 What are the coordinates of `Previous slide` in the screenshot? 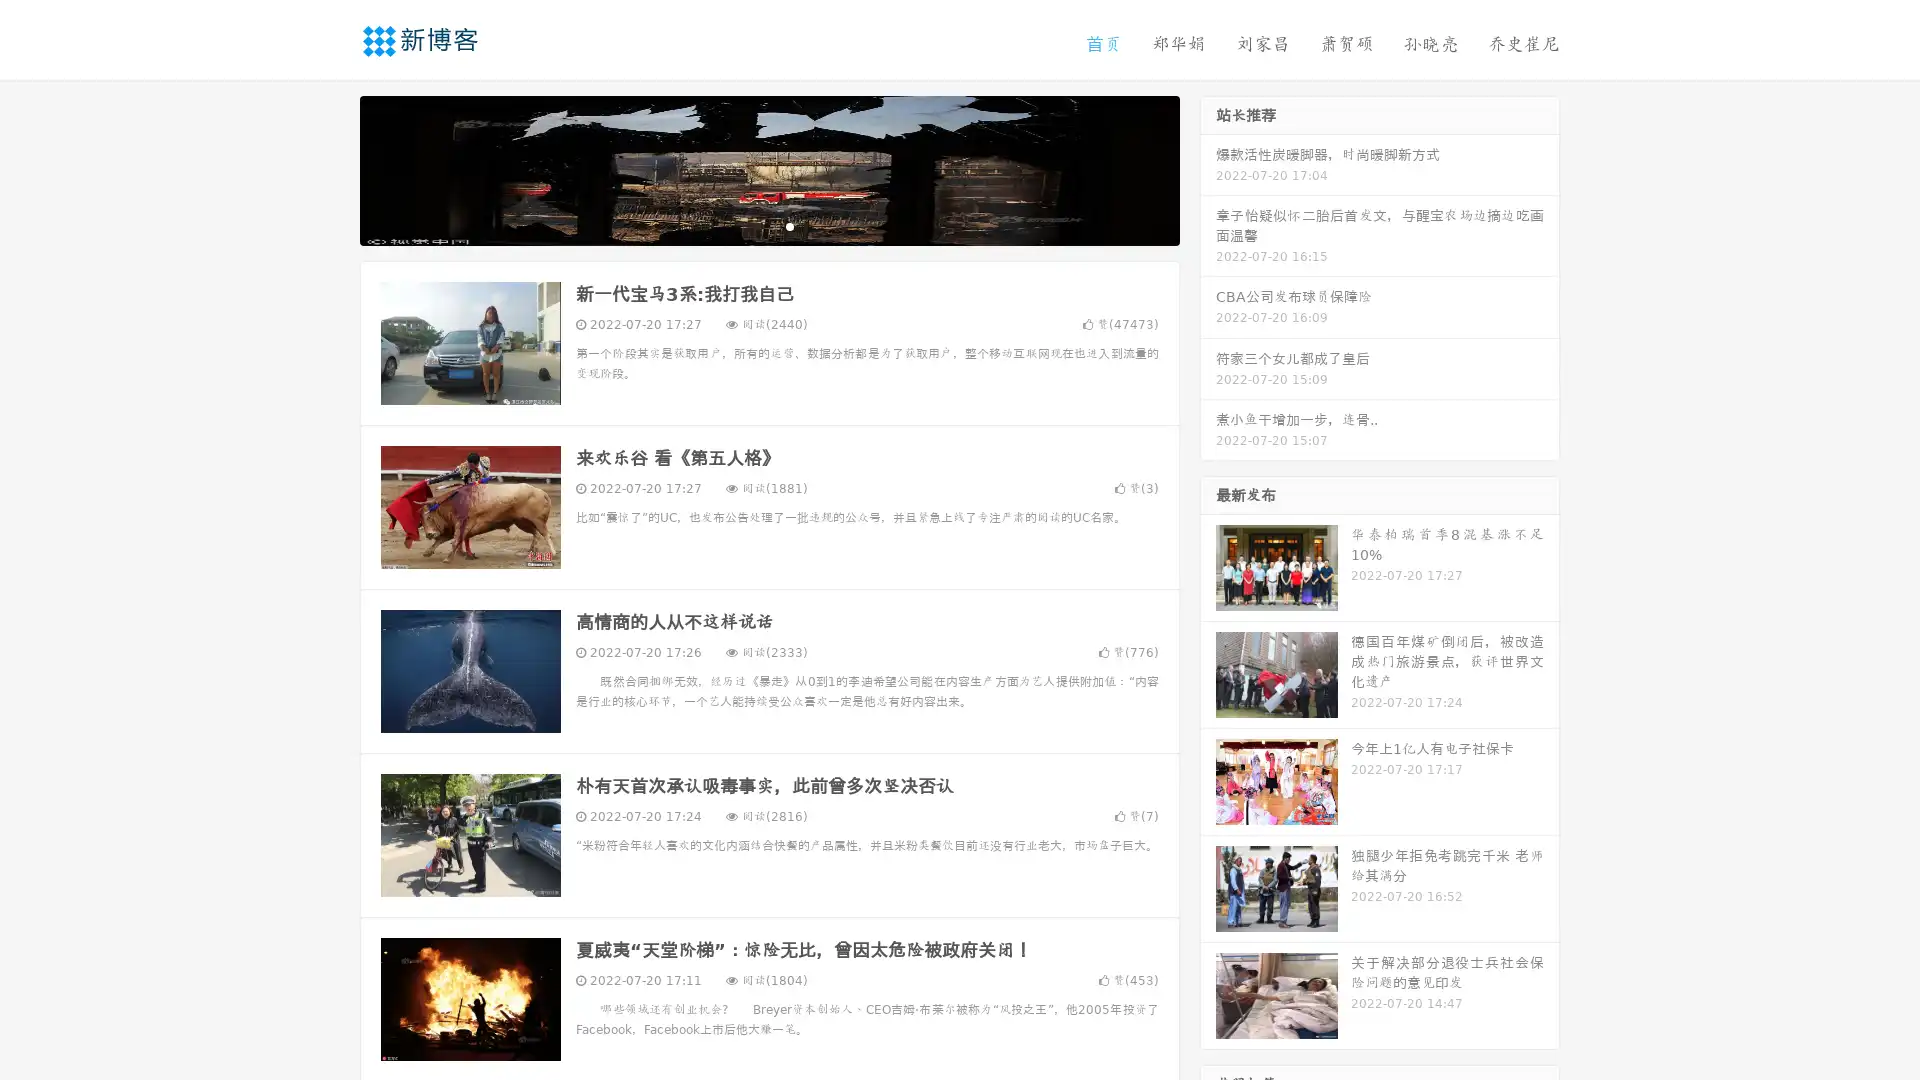 It's located at (330, 168).